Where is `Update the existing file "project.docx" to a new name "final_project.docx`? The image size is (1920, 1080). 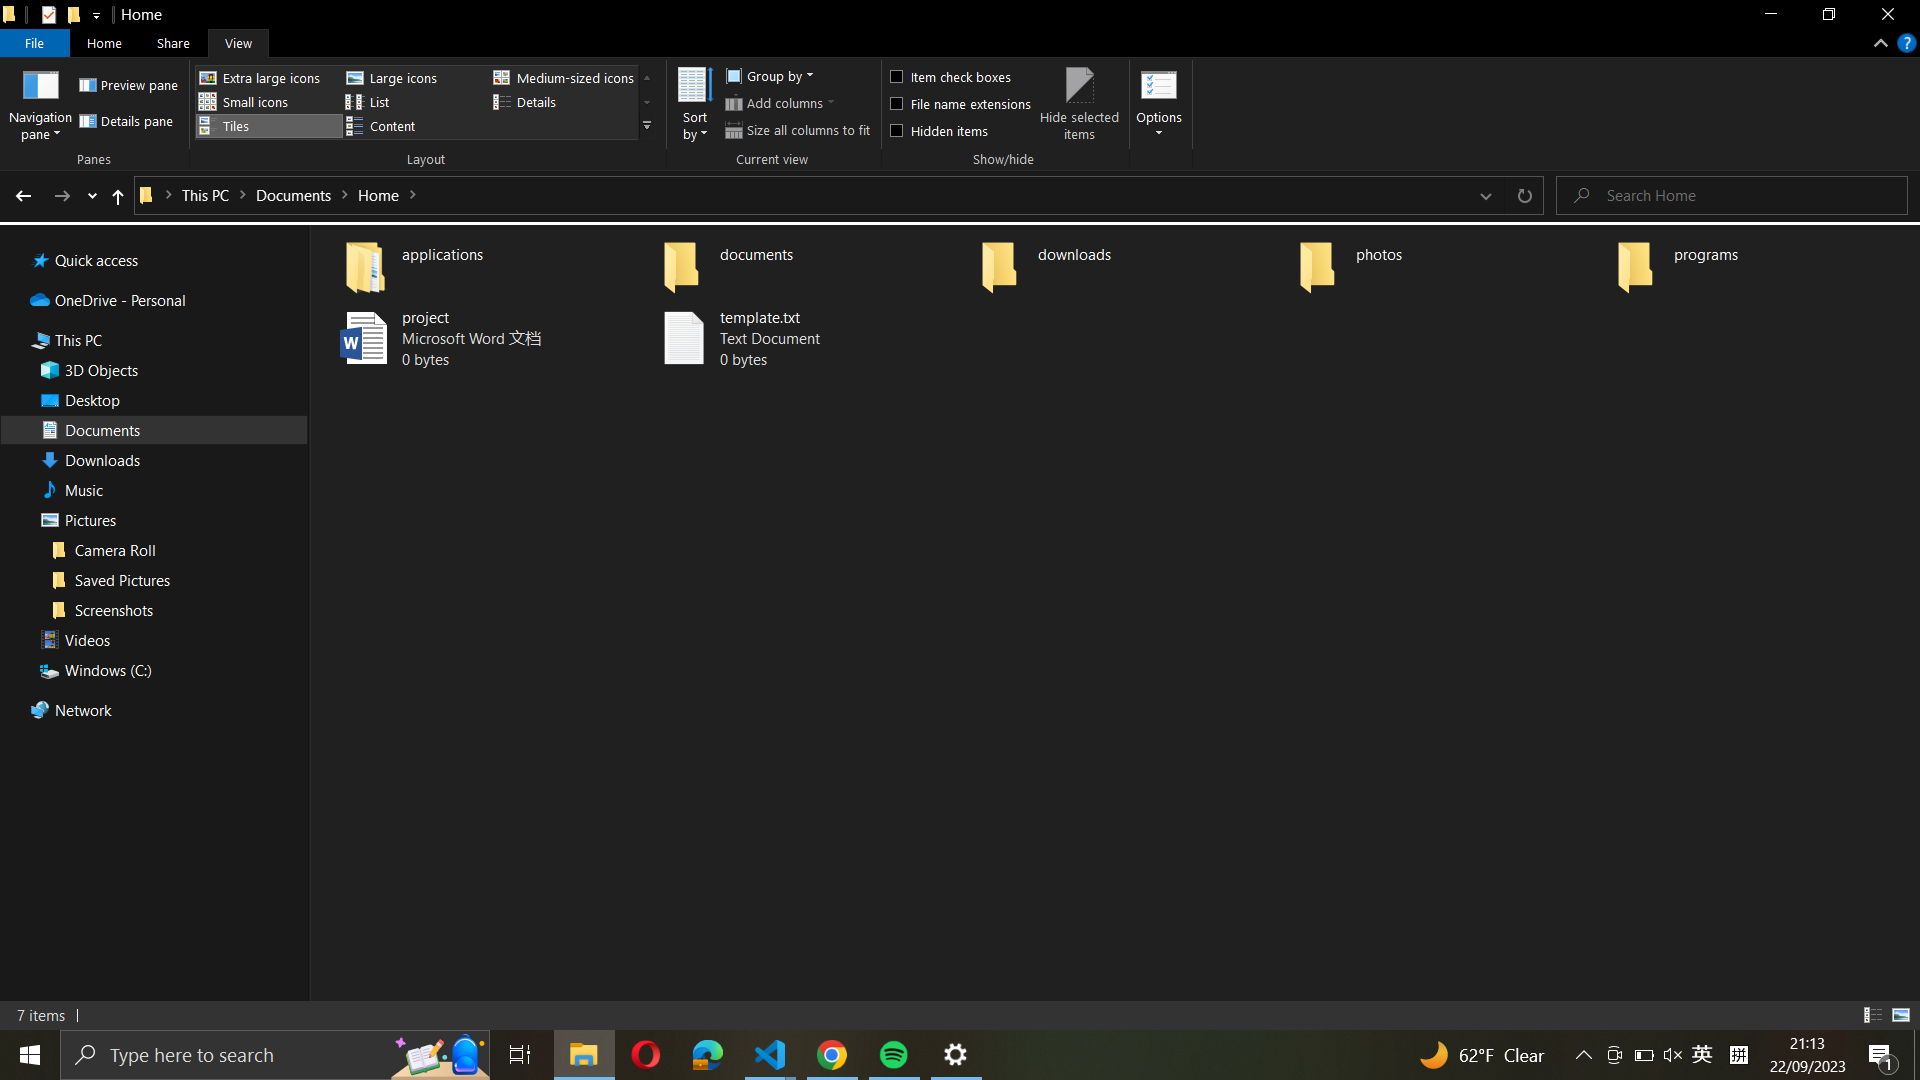 Update the existing file "project.docx" to a new name "final_project.docx is located at coordinates (476, 338).